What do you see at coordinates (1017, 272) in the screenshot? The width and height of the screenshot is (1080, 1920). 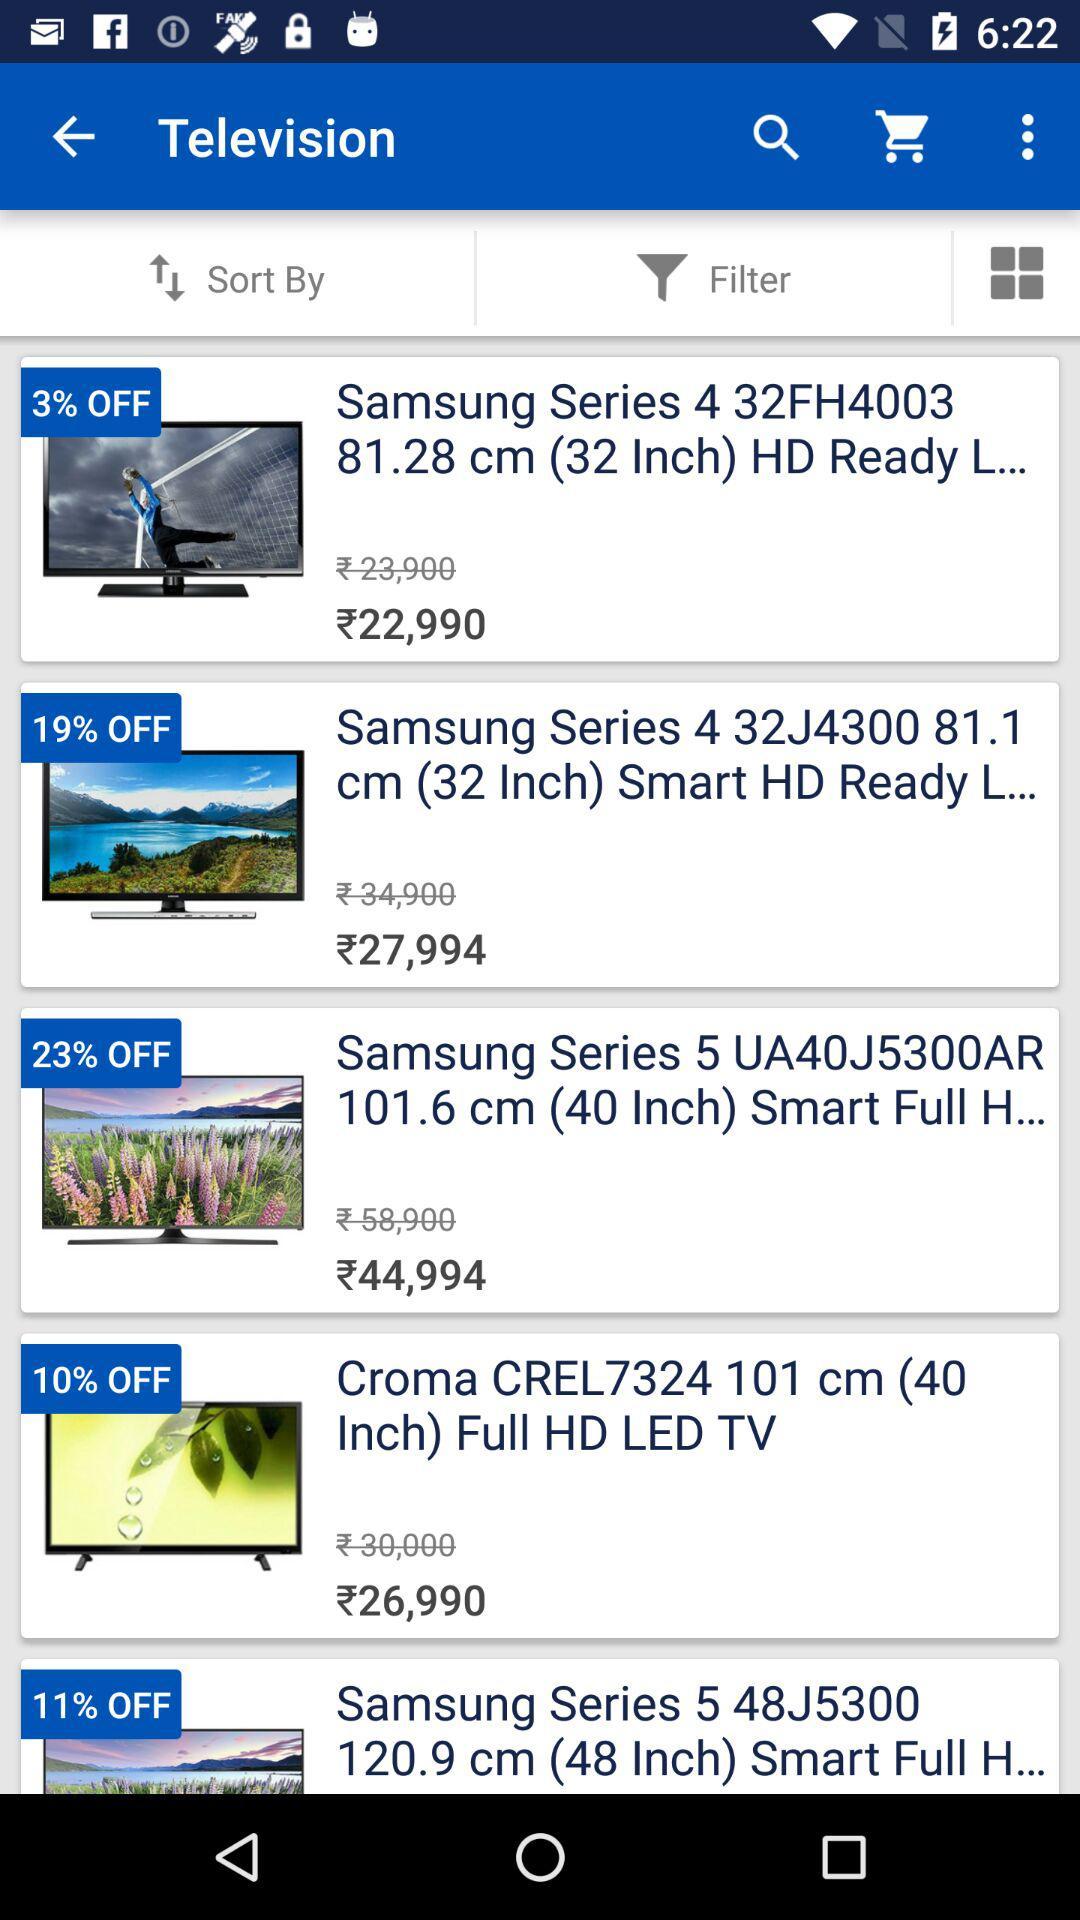 I see `more tools\` at bounding box center [1017, 272].